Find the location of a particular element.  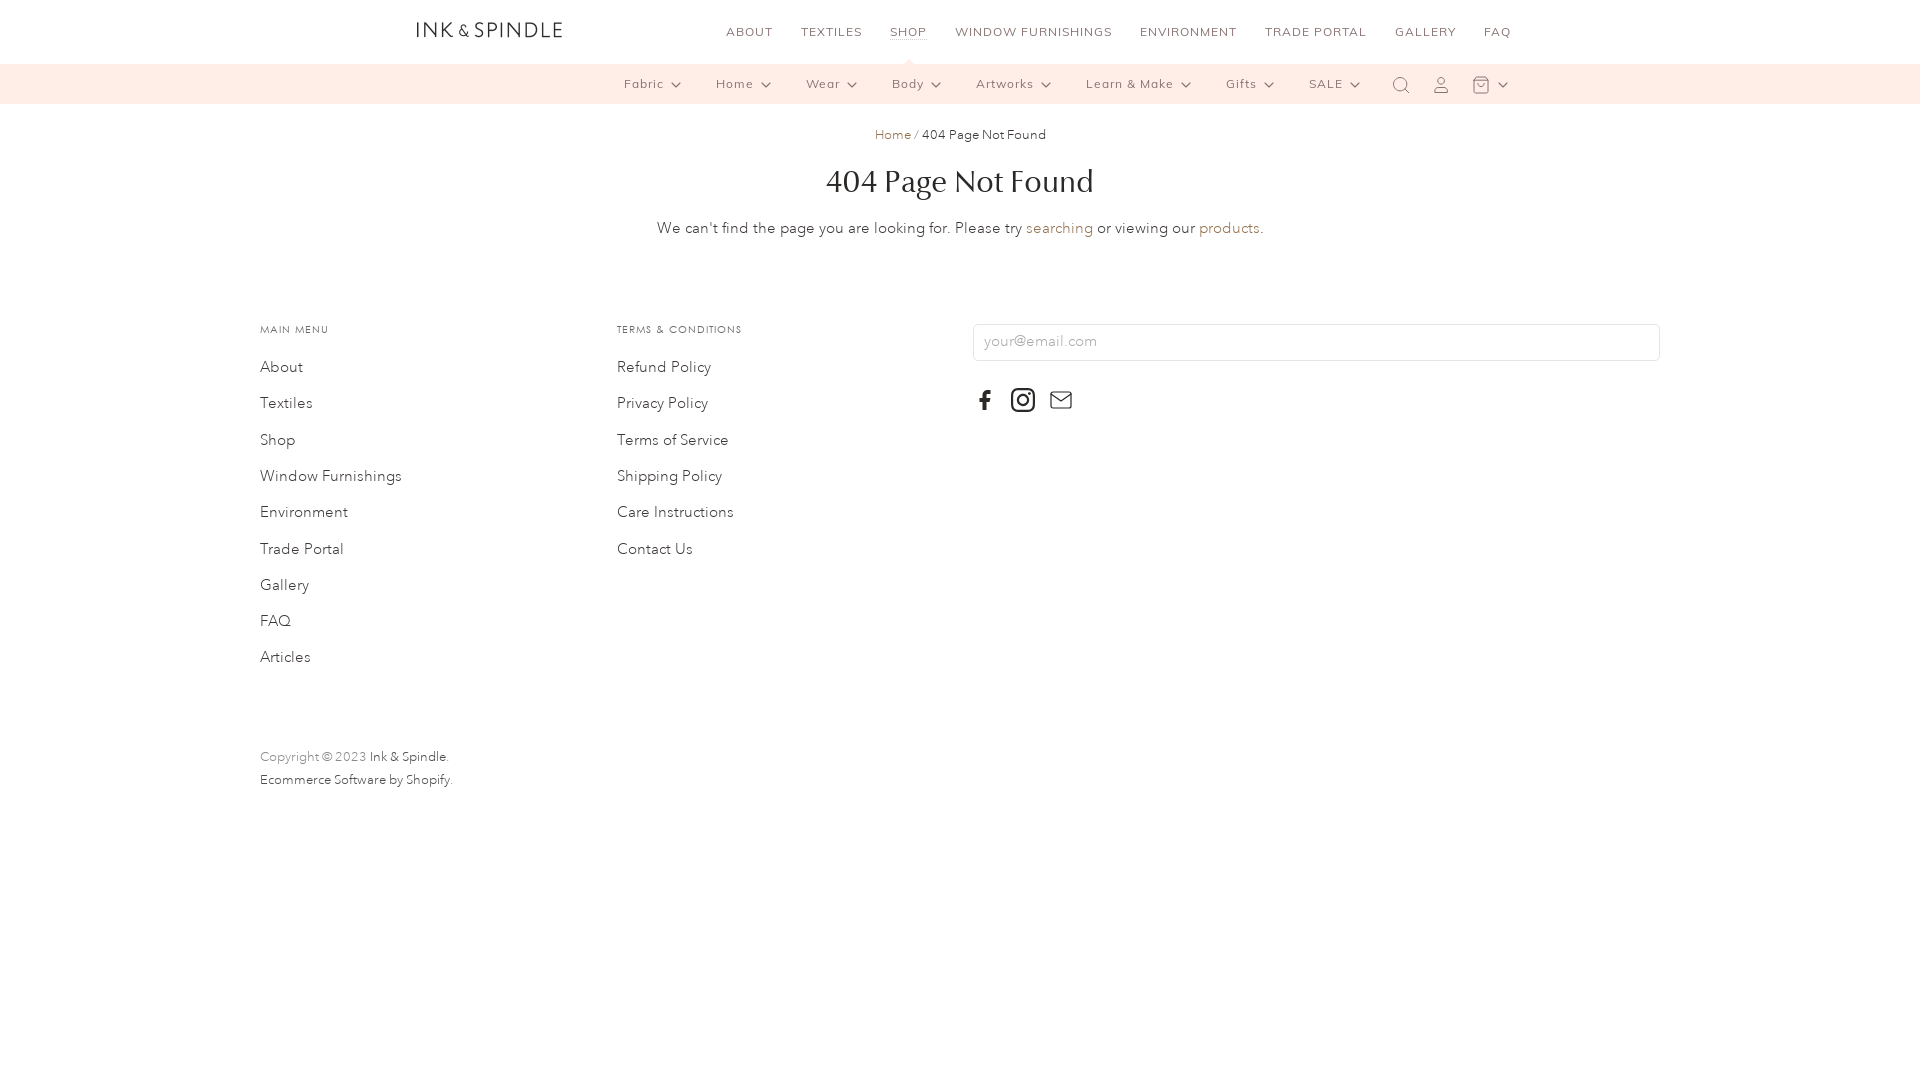

'Wear' is located at coordinates (835, 83).